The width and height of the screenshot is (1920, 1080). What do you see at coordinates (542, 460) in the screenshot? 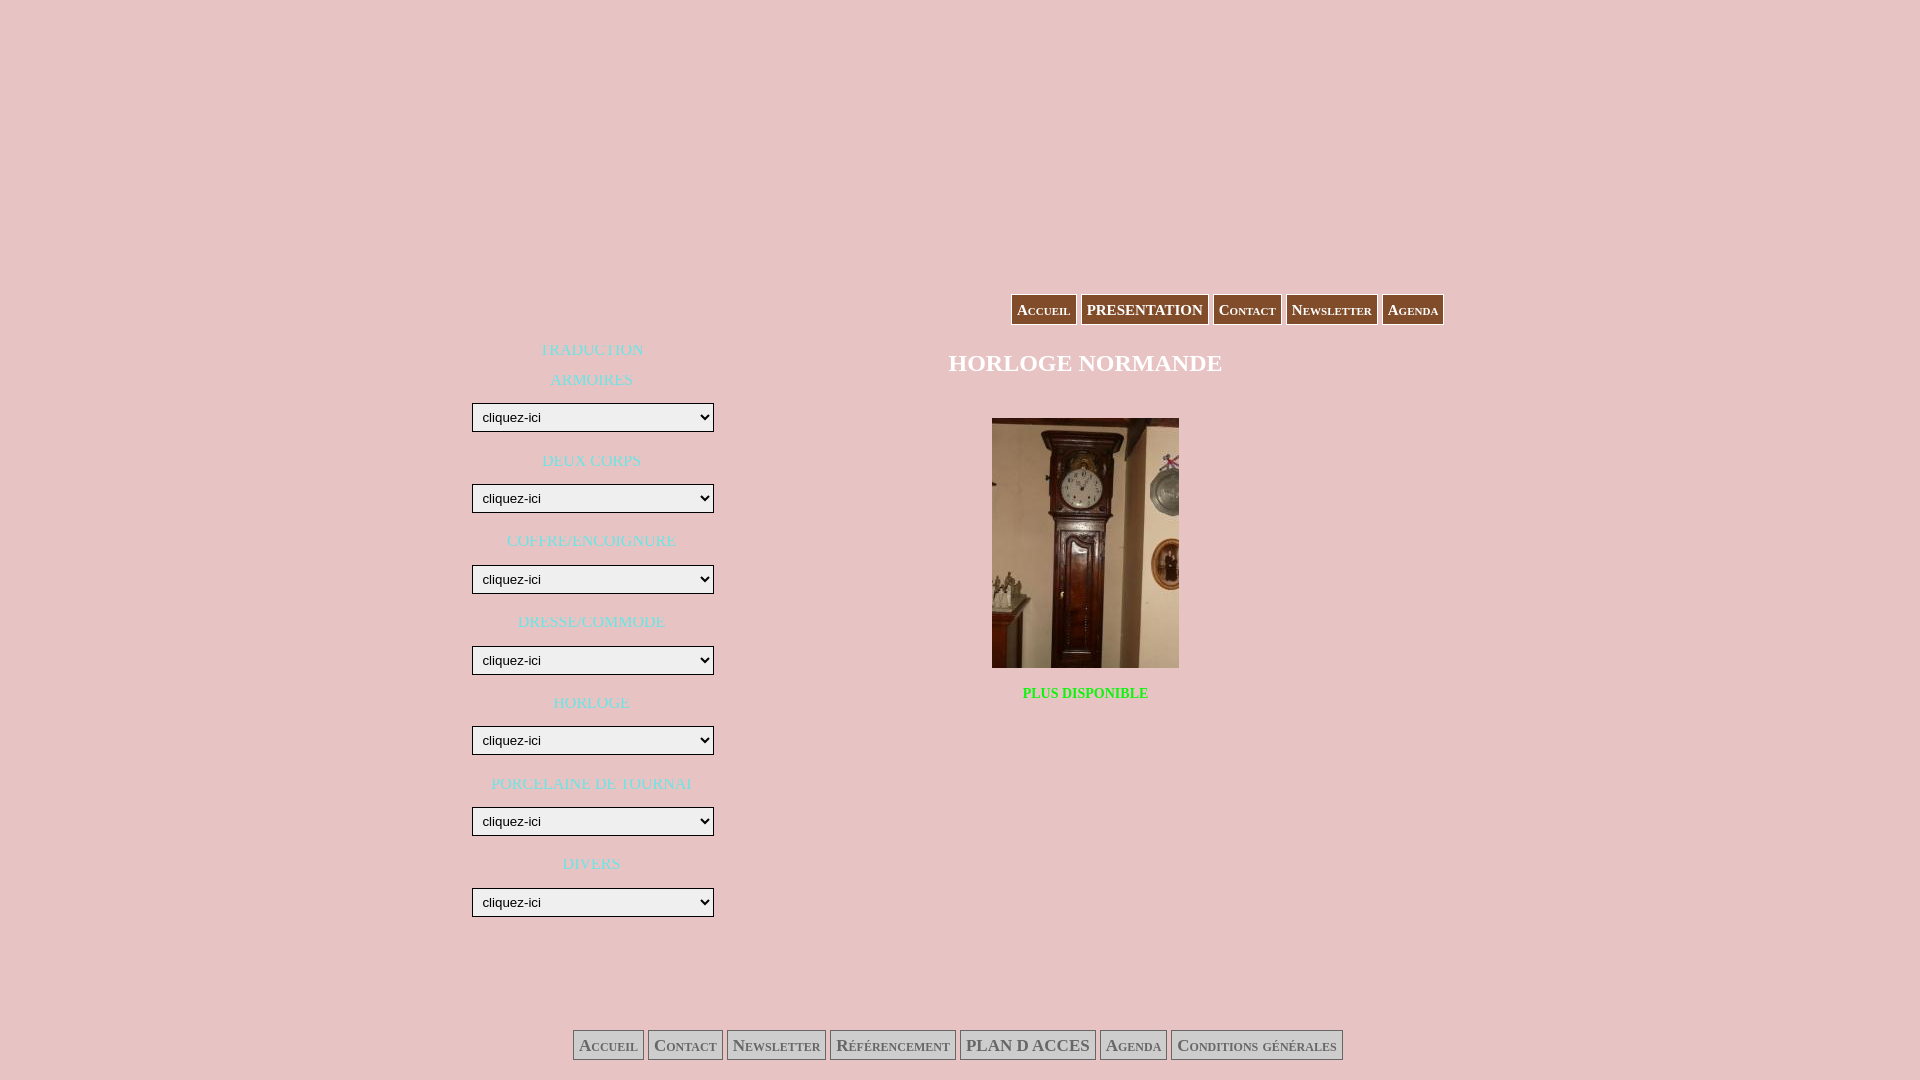
I see `'DEUX CORPS'` at bounding box center [542, 460].